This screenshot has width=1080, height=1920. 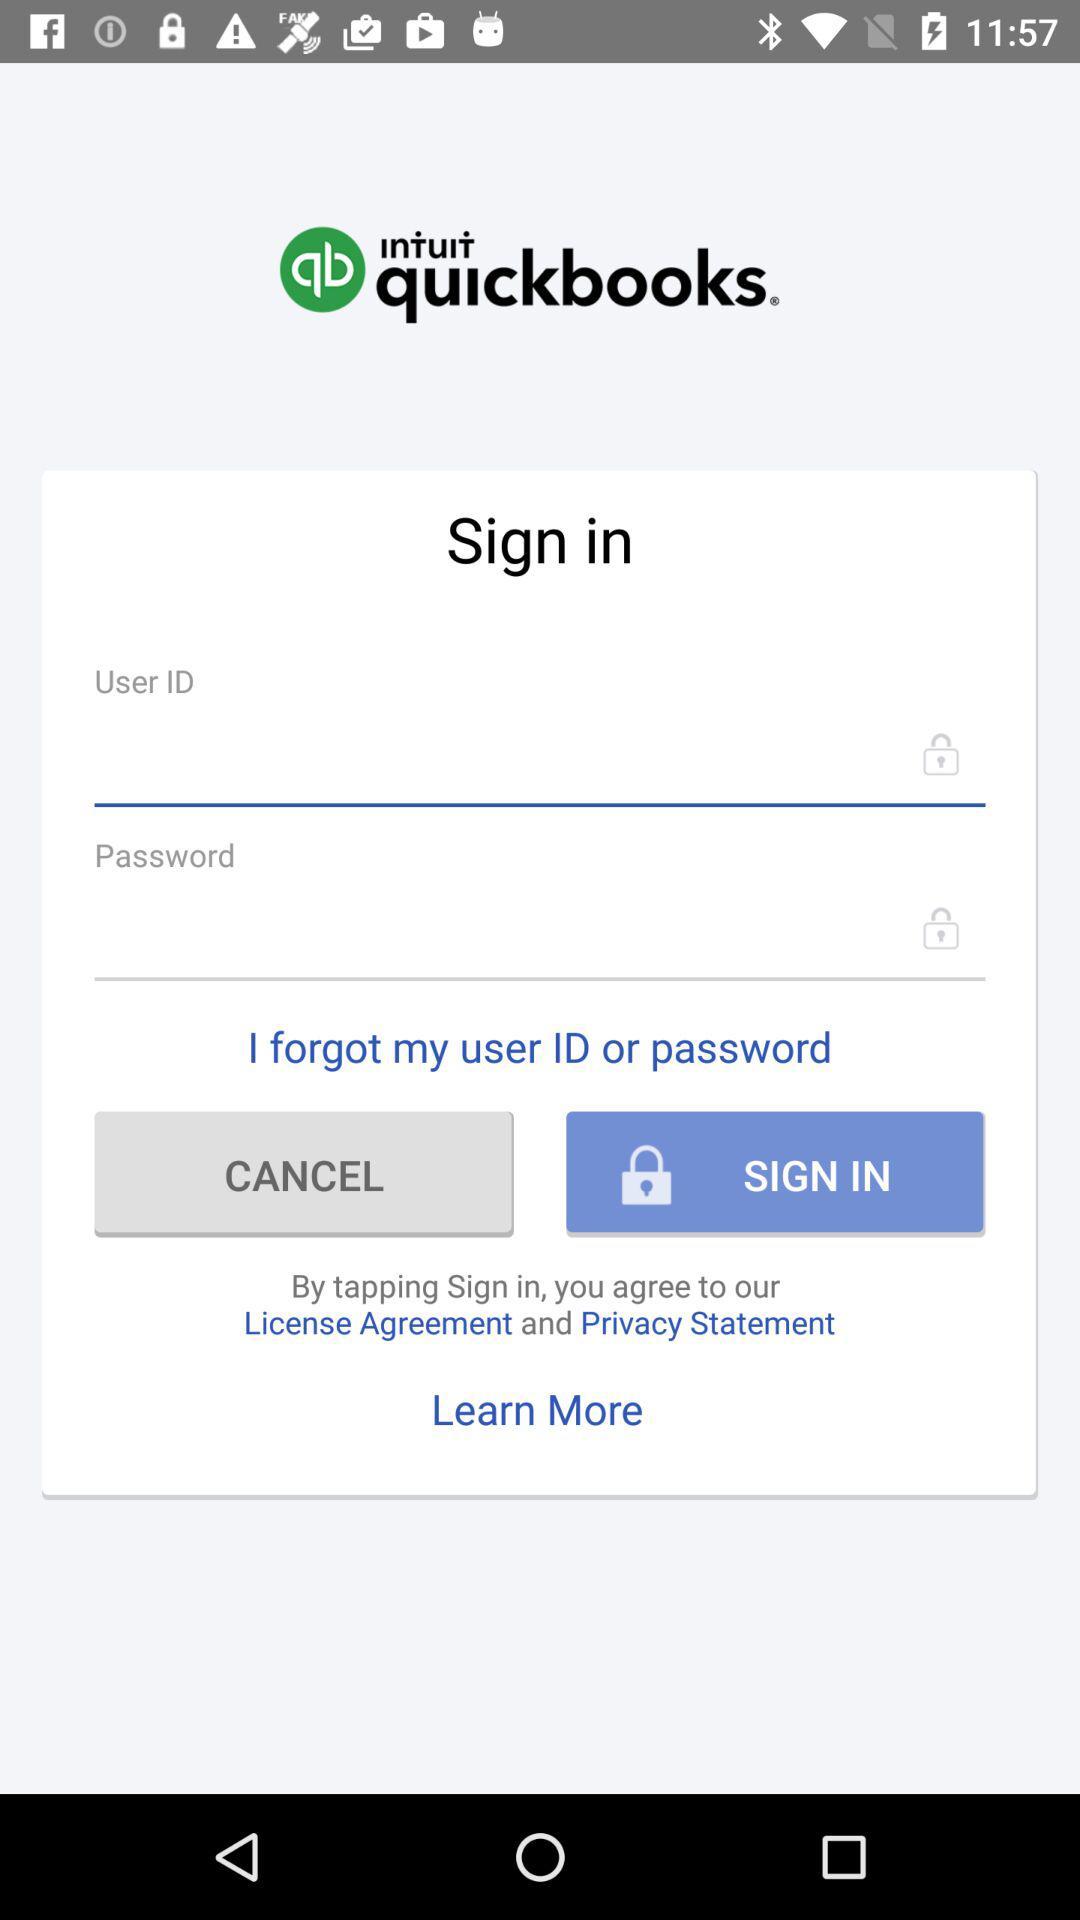 What do you see at coordinates (538, 1303) in the screenshot?
I see `by tapping sign icon` at bounding box center [538, 1303].